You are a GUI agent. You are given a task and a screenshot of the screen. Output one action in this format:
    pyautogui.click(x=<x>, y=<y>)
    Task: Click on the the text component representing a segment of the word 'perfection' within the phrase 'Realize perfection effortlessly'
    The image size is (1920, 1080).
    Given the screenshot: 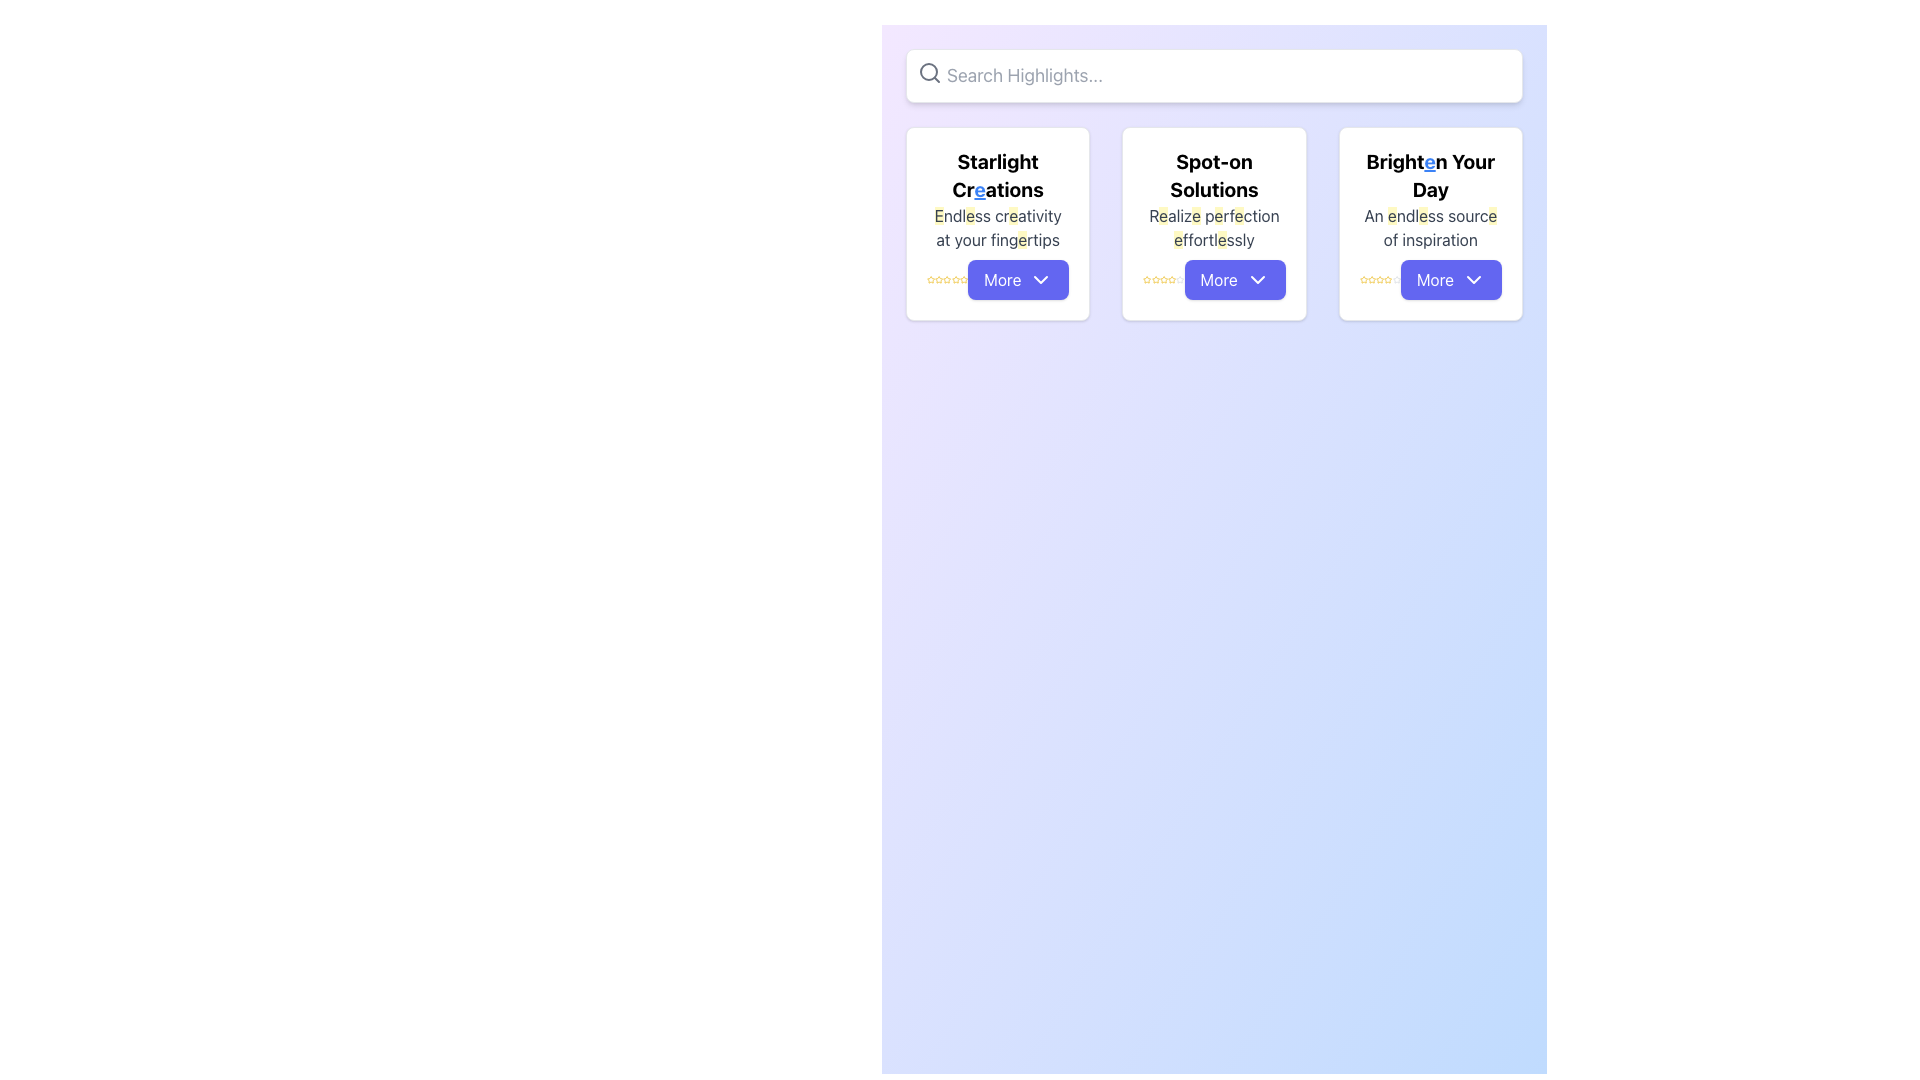 What is the action you would take?
    pyautogui.click(x=1227, y=216)
    